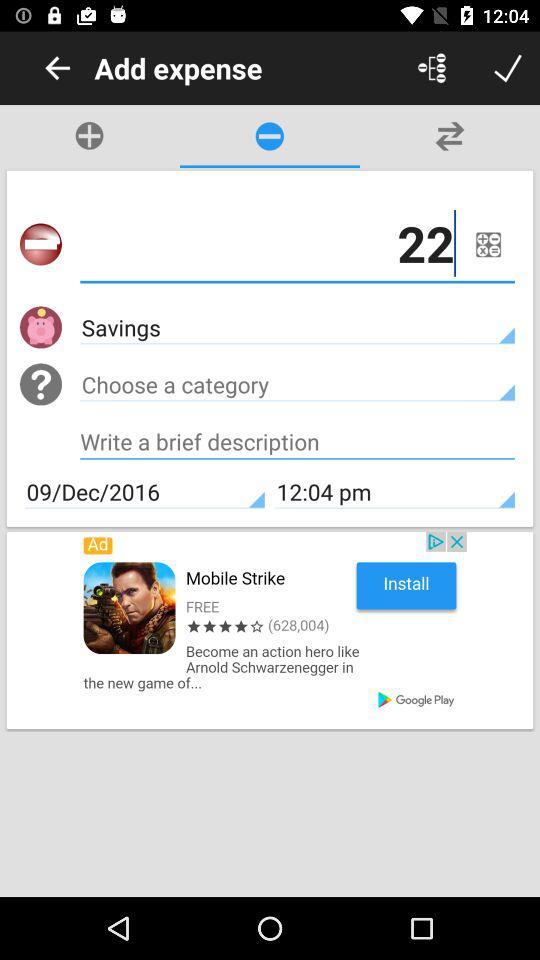 This screenshot has height=960, width=540. What do you see at coordinates (296, 444) in the screenshot?
I see `write description` at bounding box center [296, 444].